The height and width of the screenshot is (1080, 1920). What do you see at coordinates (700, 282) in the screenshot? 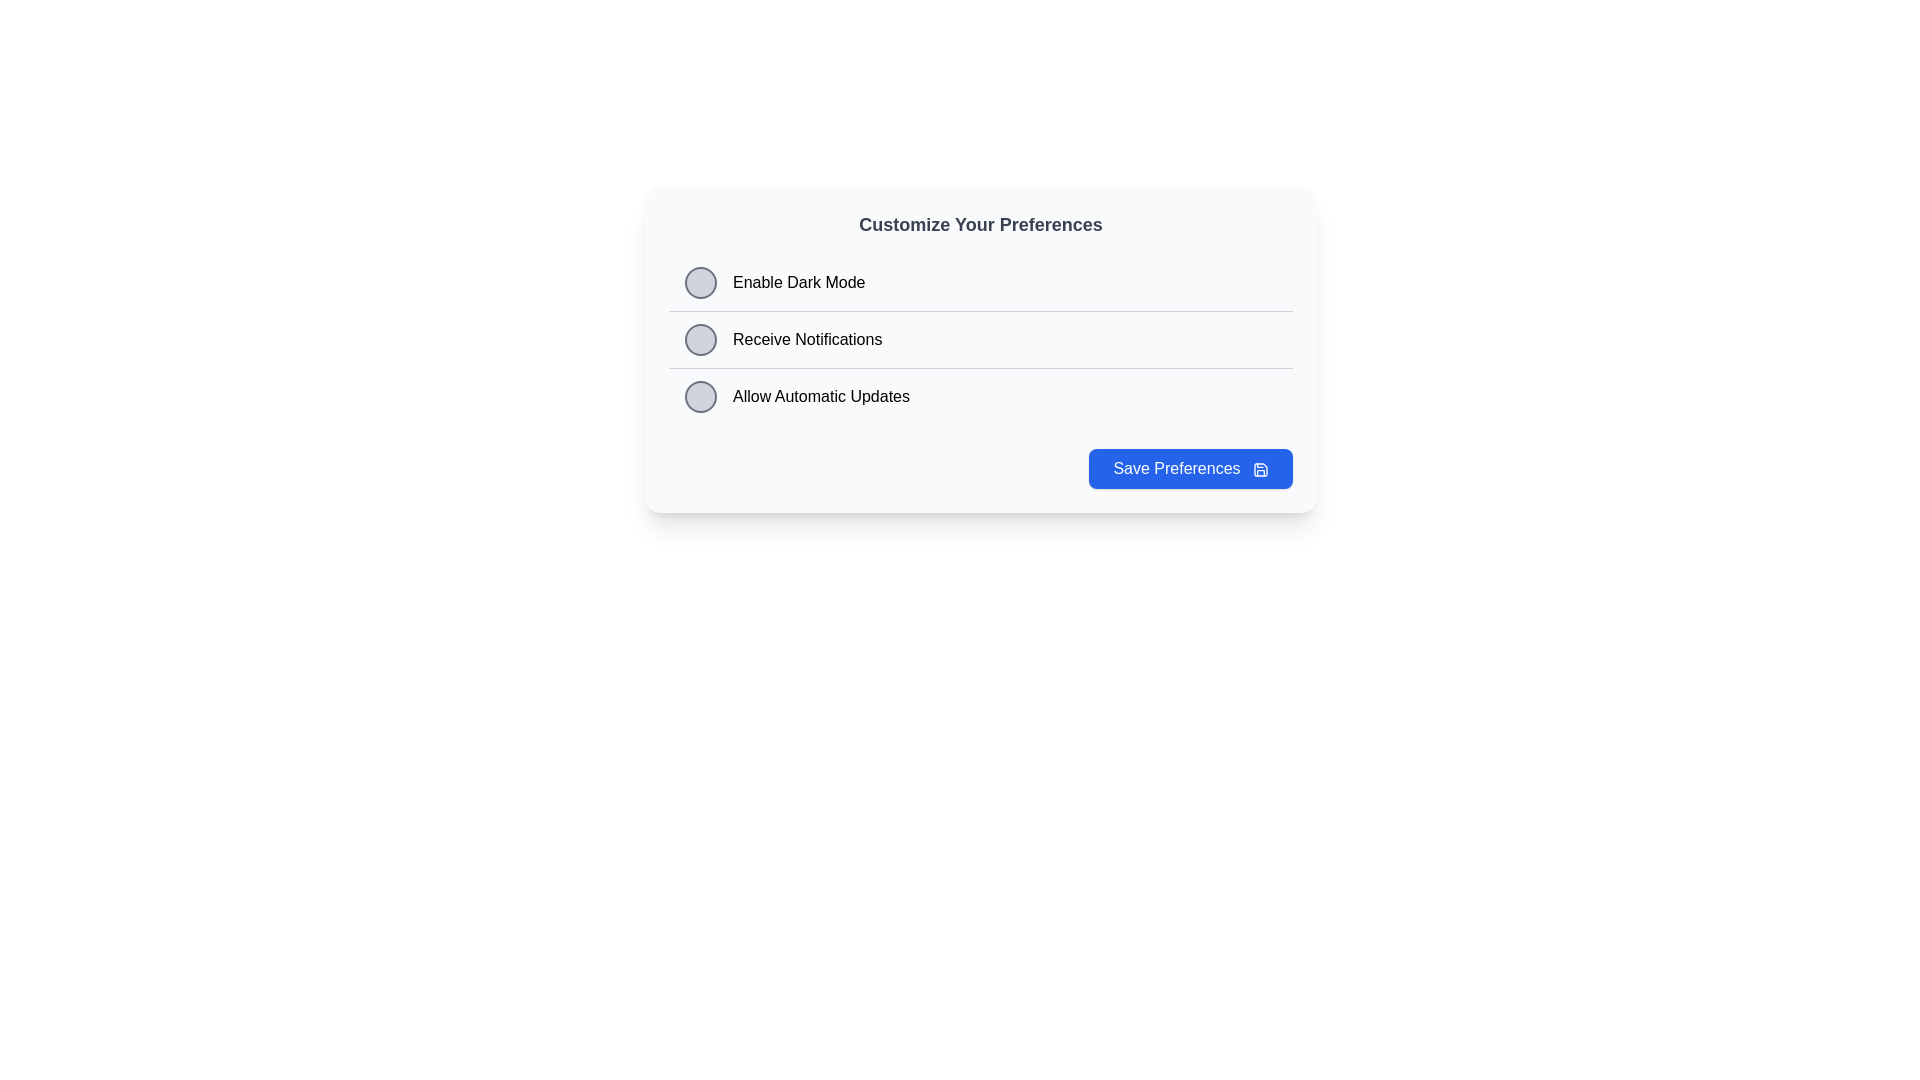
I see `the radio button` at bounding box center [700, 282].